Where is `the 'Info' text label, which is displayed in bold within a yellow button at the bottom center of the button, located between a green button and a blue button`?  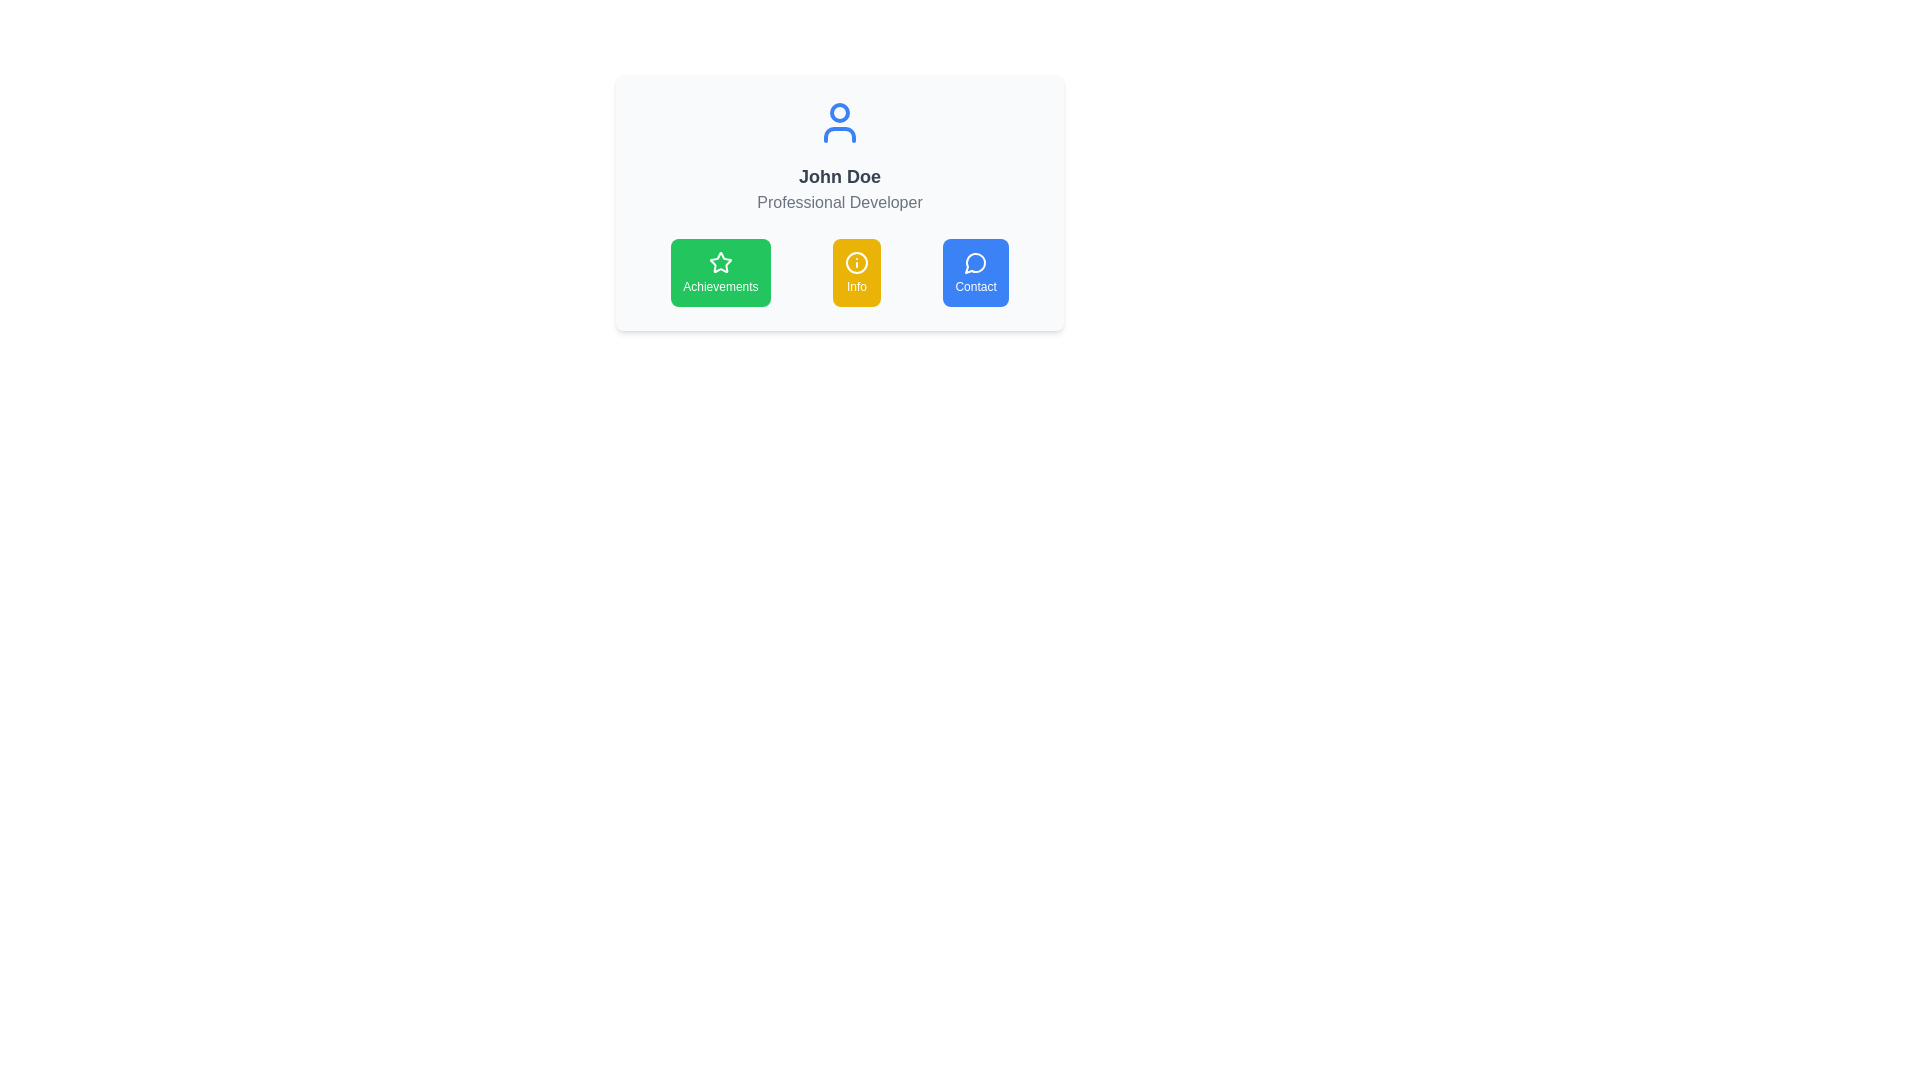
the 'Info' text label, which is displayed in bold within a yellow button at the bottom center of the button, located between a green button and a blue button is located at coordinates (856, 286).